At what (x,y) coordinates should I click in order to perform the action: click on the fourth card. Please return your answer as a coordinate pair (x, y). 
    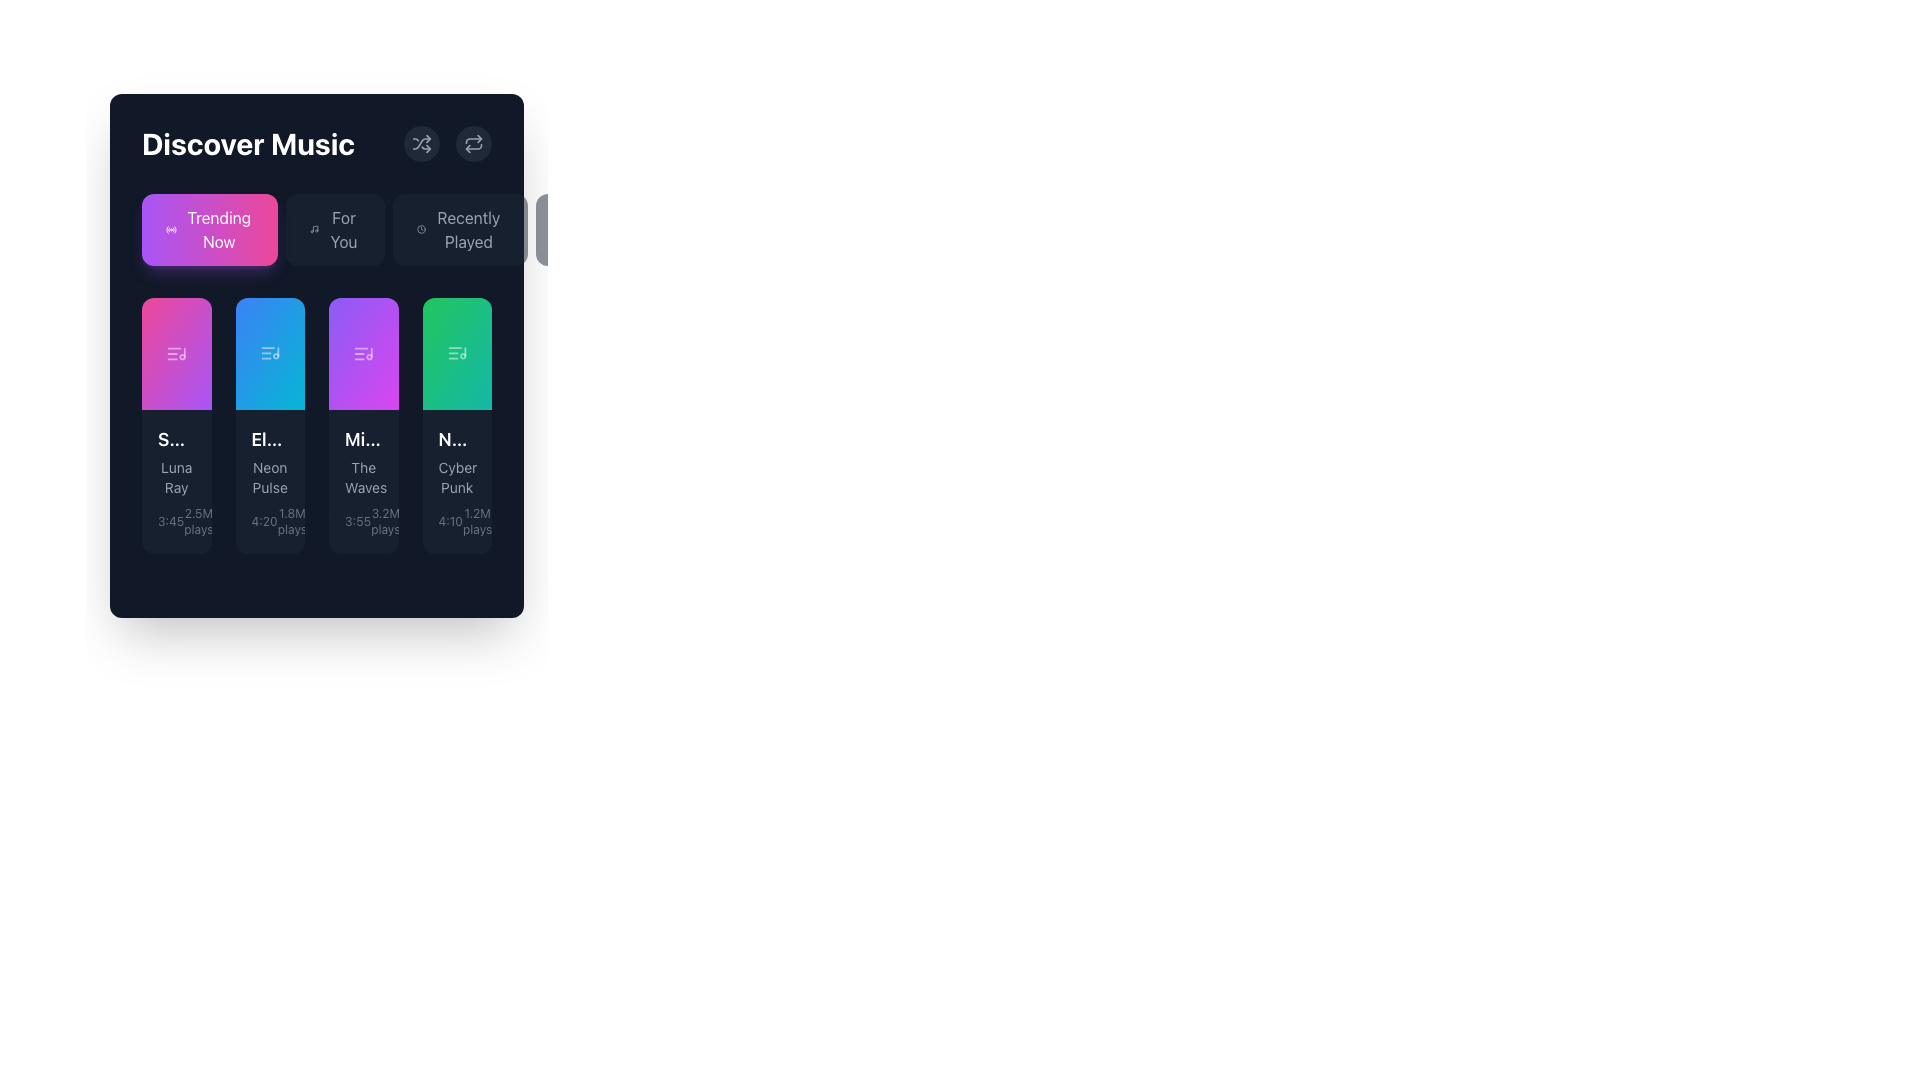
    Looking at the image, I should click on (456, 353).